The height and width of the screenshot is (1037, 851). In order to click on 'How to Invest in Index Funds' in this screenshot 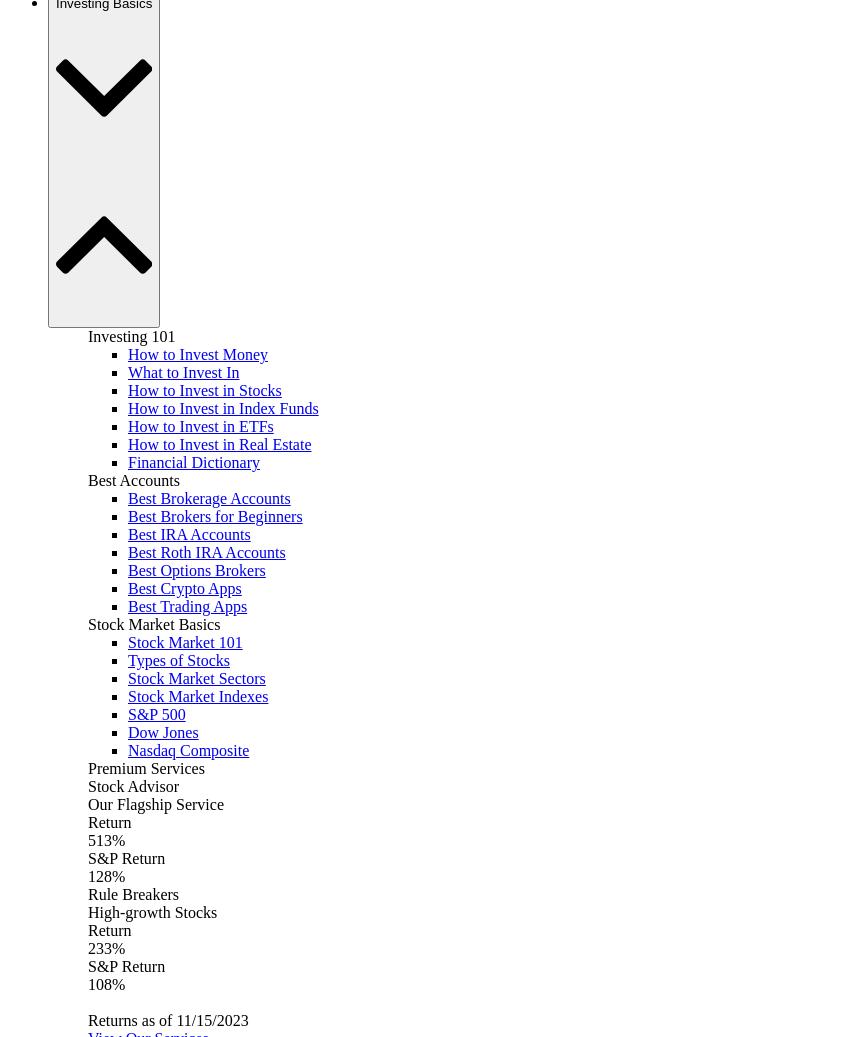, I will do `click(222, 407)`.